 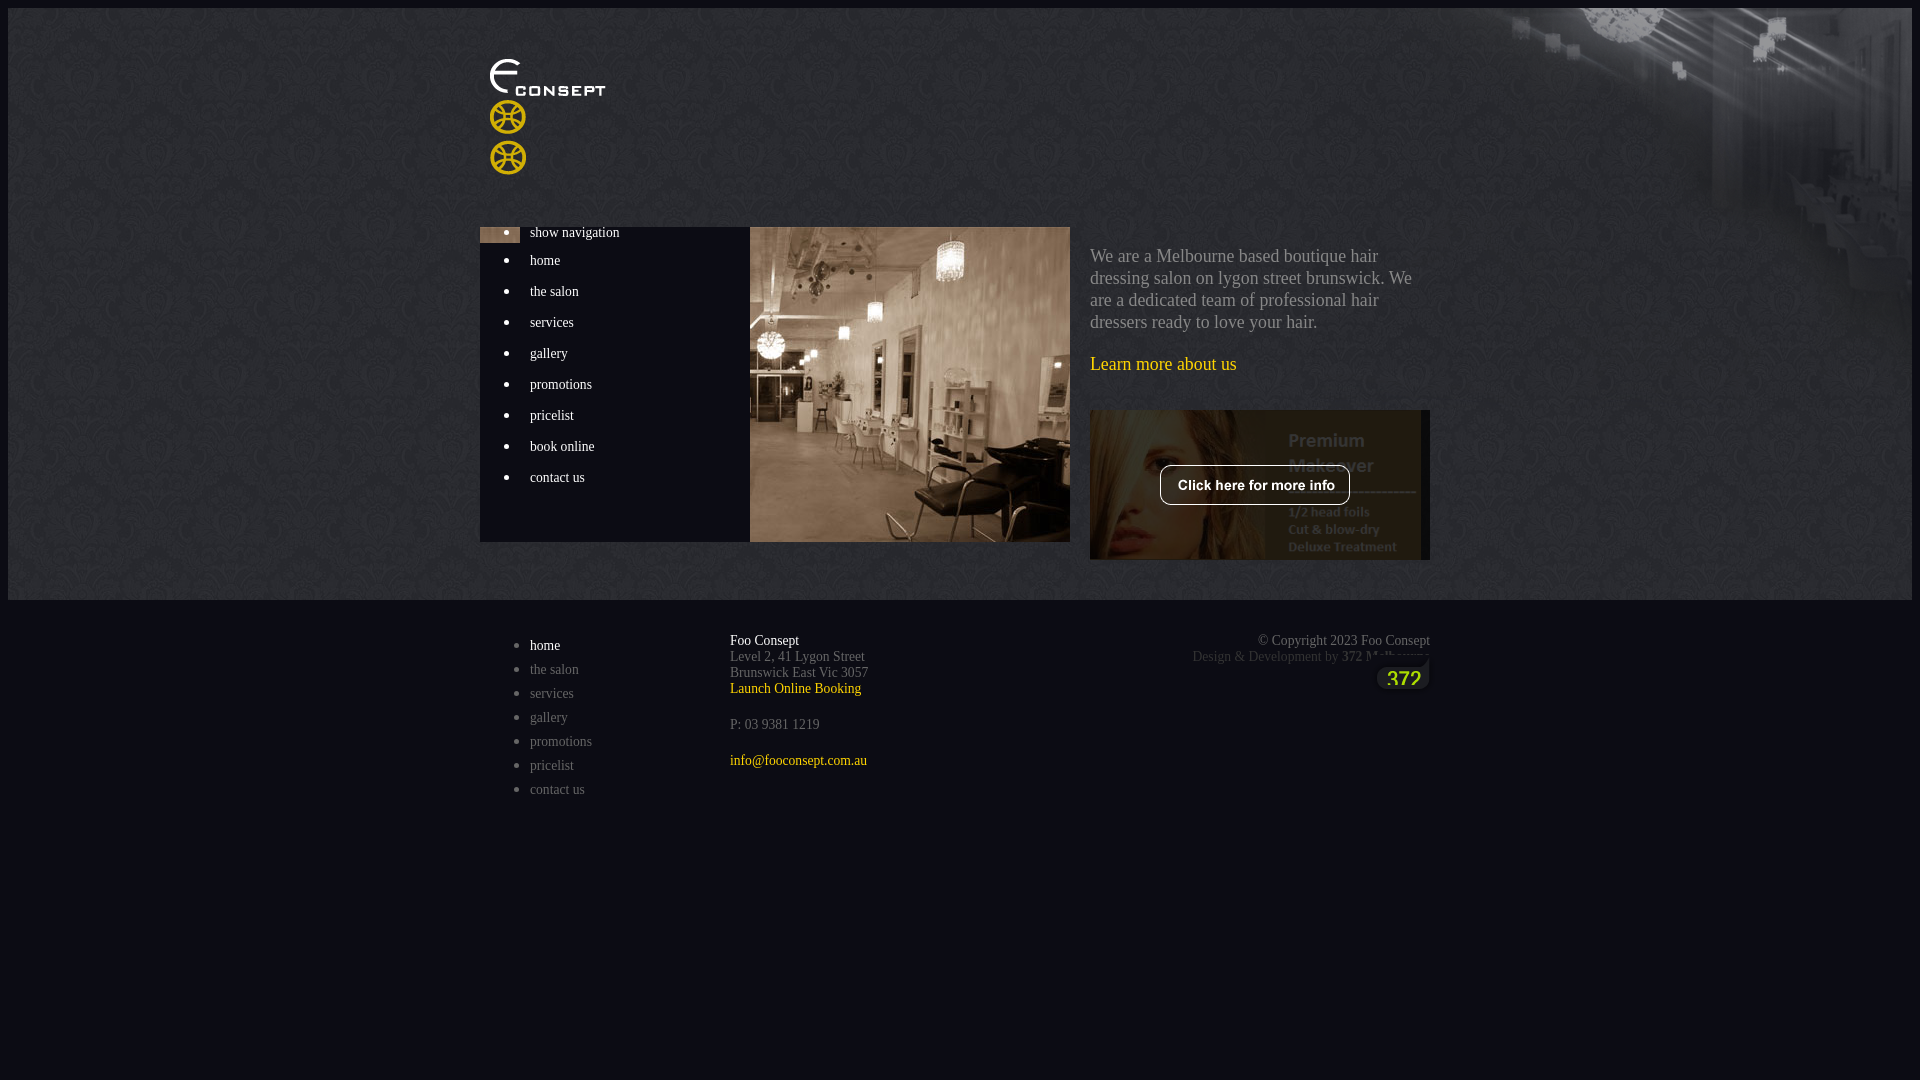 What do you see at coordinates (489, 116) in the screenshot?
I see `'Hair Dresser Brunswick Melbourne Australia - Foo Consept'` at bounding box center [489, 116].